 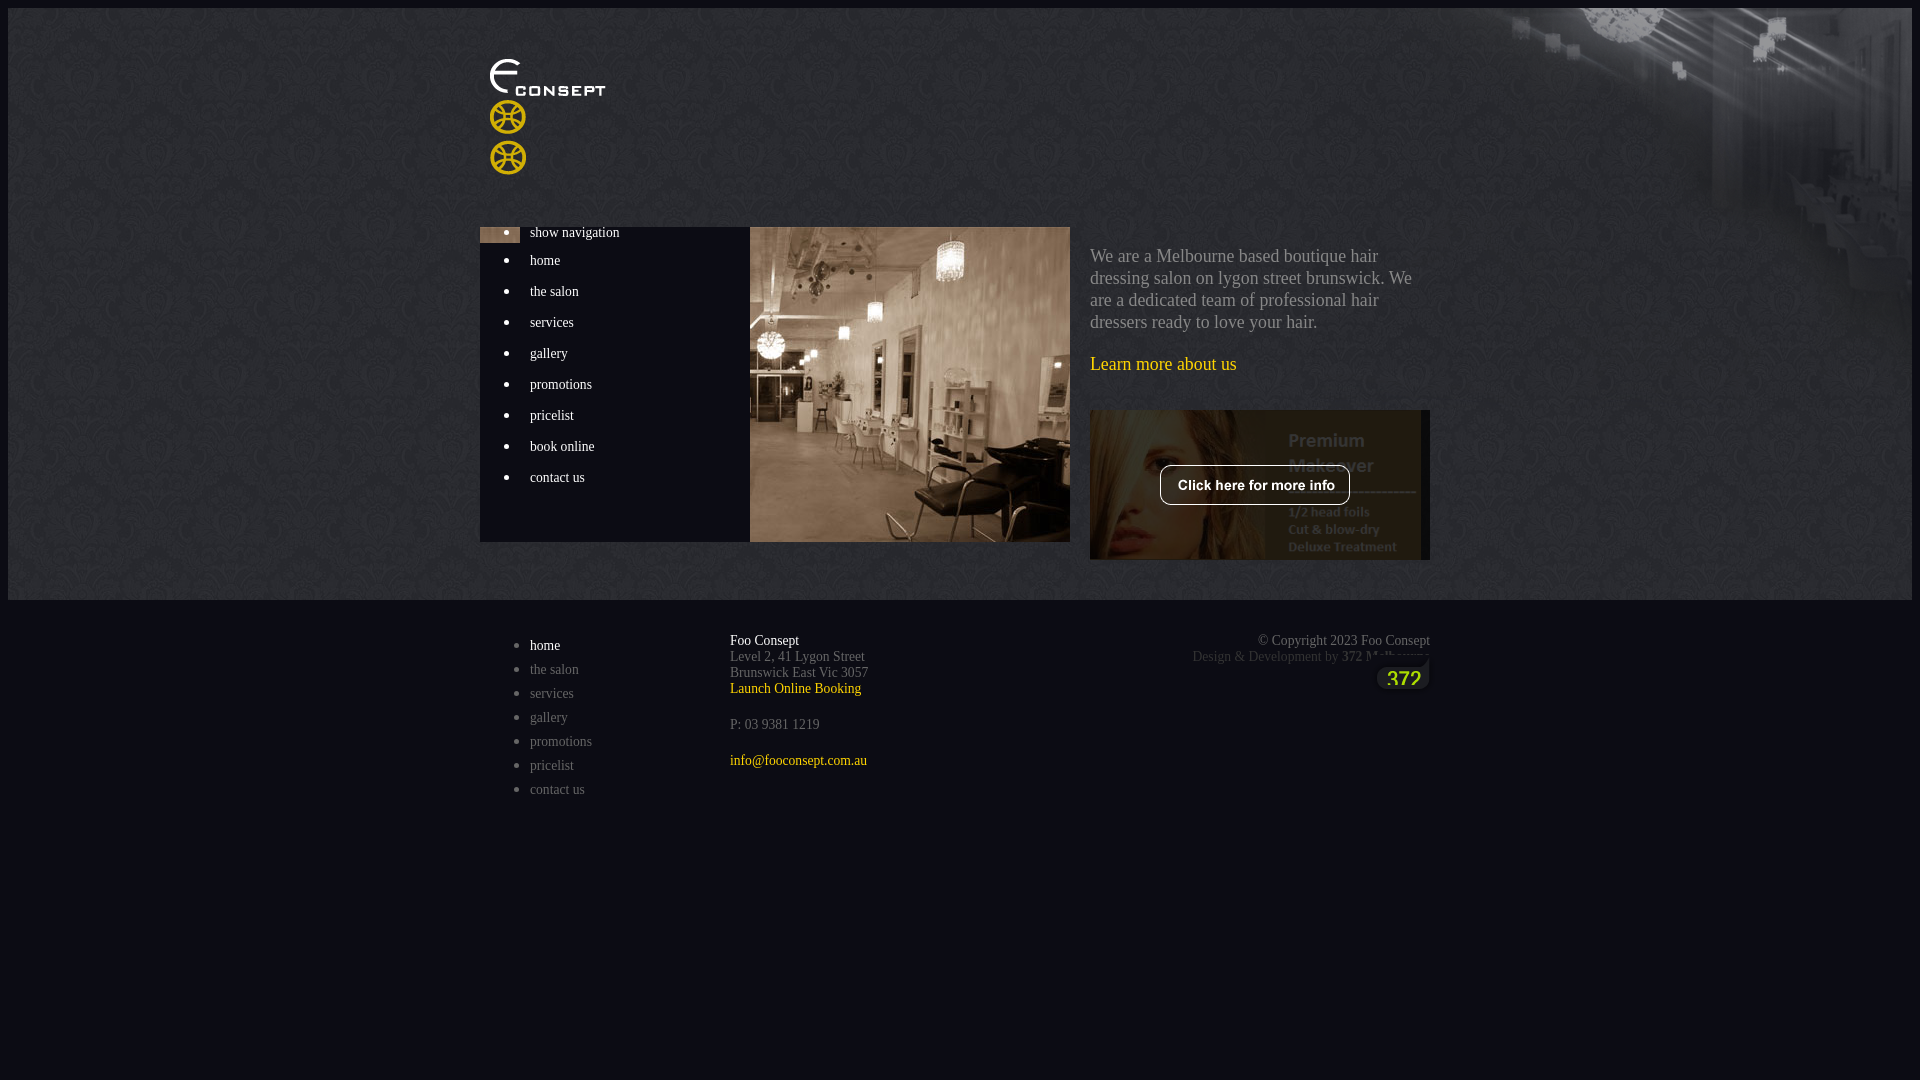 What do you see at coordinates (489, 116) in the screenshot?
I see `'Hair Dresser Brunswick Melbourne Australia - Foo Consept'` at bounding box center [489, 116].